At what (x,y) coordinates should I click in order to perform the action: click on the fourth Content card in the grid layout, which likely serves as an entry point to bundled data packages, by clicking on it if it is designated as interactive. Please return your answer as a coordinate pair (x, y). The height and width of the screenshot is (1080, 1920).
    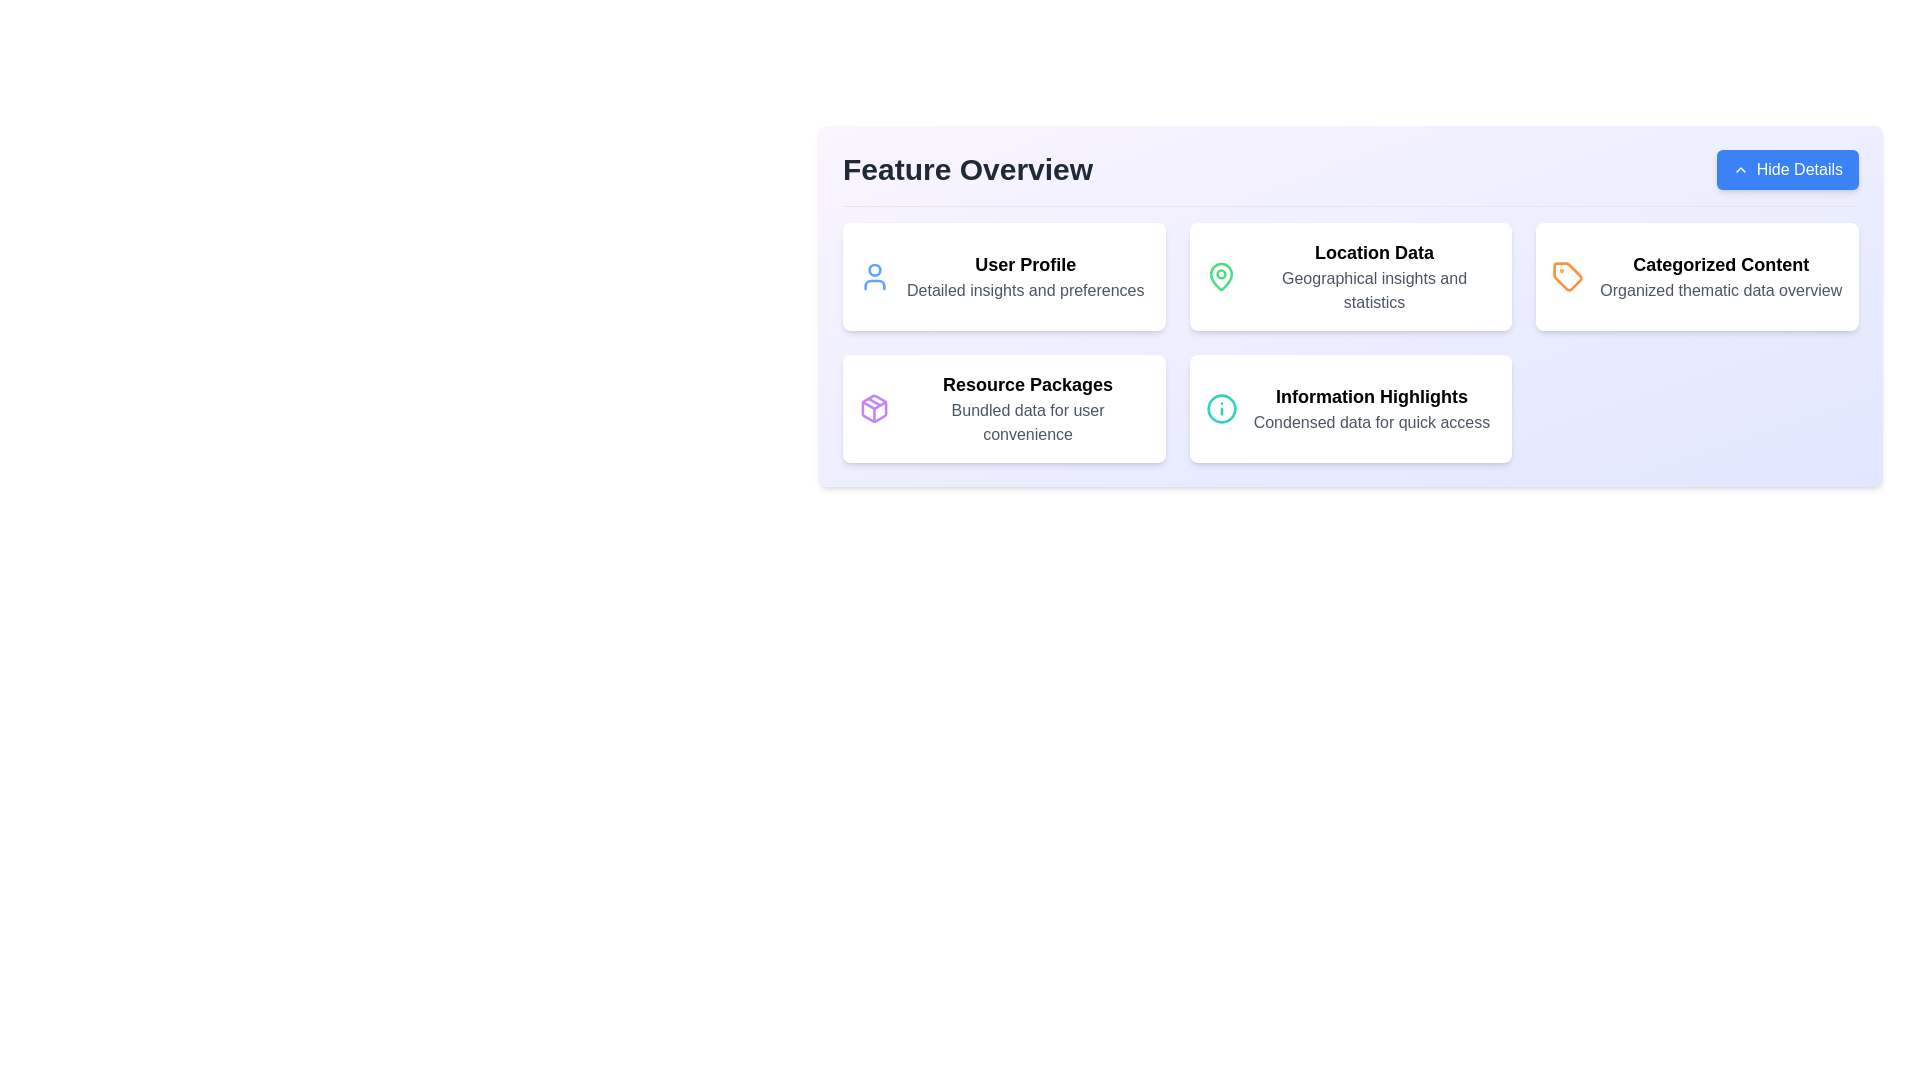
    Looking at the image, I should click on (1003, 407).